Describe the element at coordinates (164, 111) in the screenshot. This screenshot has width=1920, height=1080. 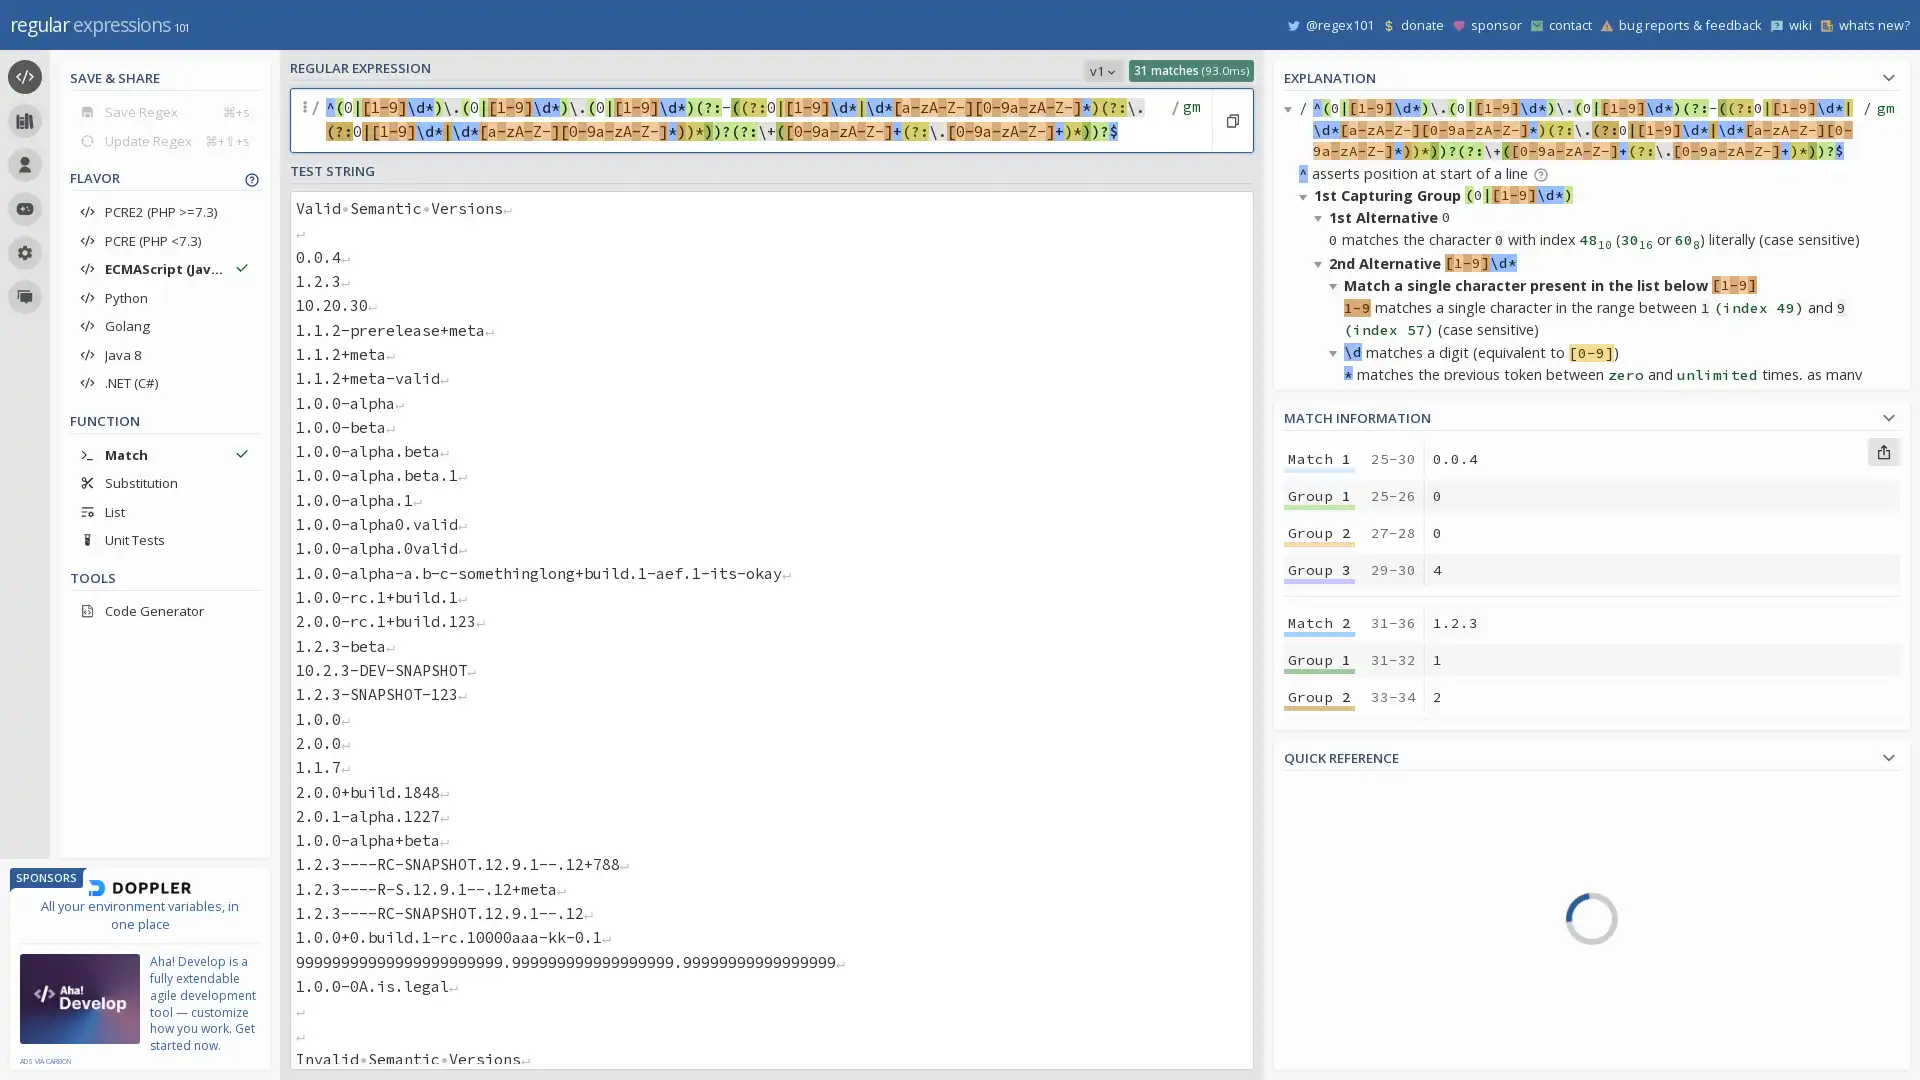
I see `Save Regex +s` at that location.